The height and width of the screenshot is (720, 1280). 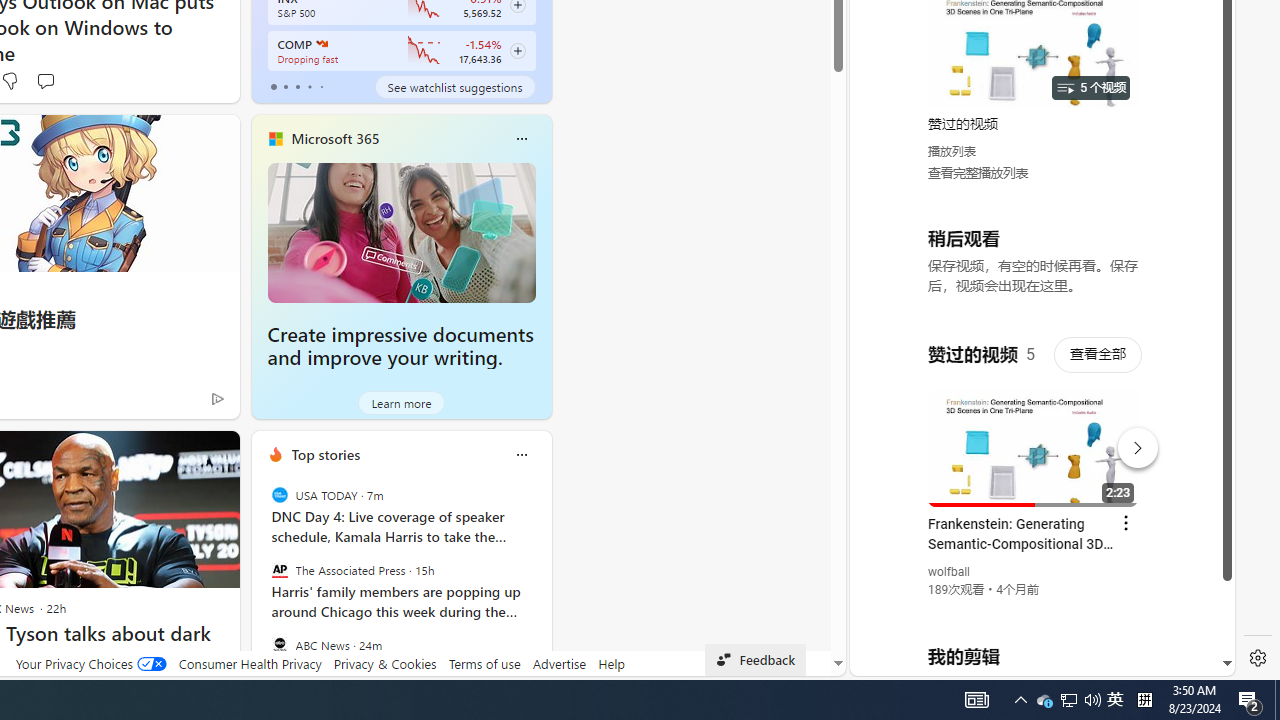 I want to click on 'Learn more', so click(x=400, y=402).